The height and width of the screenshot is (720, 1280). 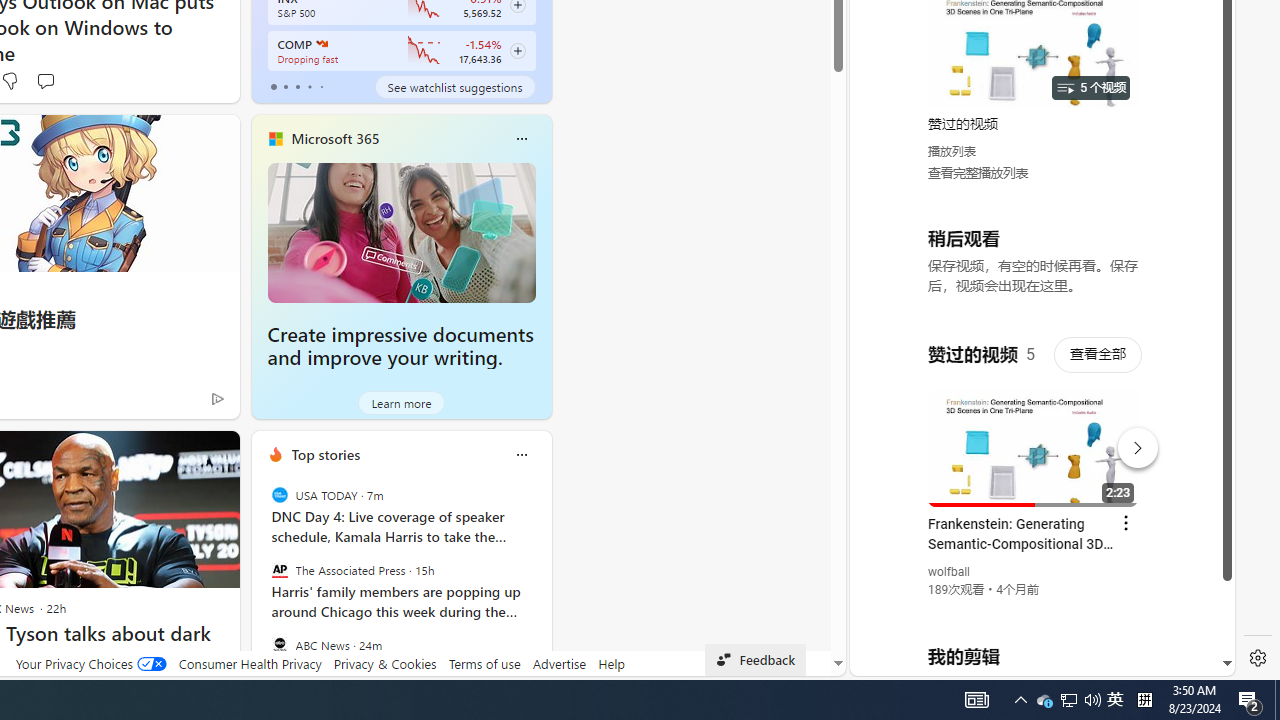 I want to click on 'Learn more', so click(x=400, y=402).